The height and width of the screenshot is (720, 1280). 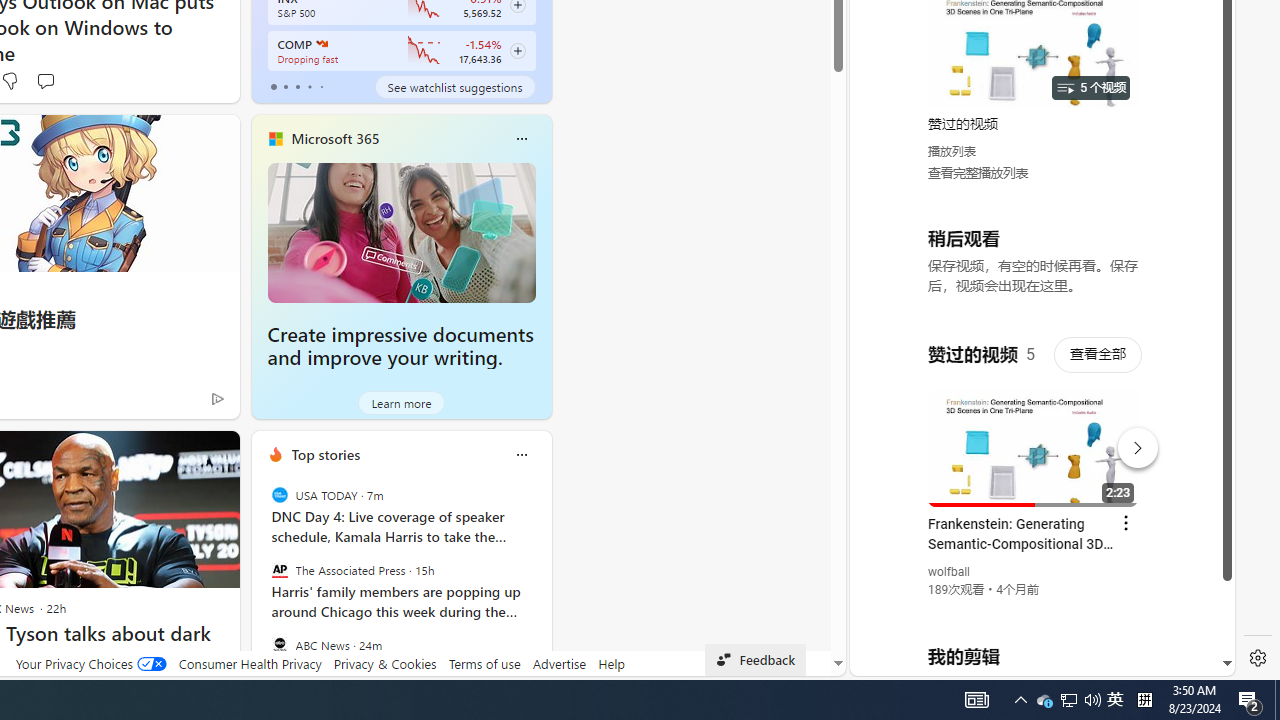 I want to click on 'Learn more', so click(x=400, y=402).